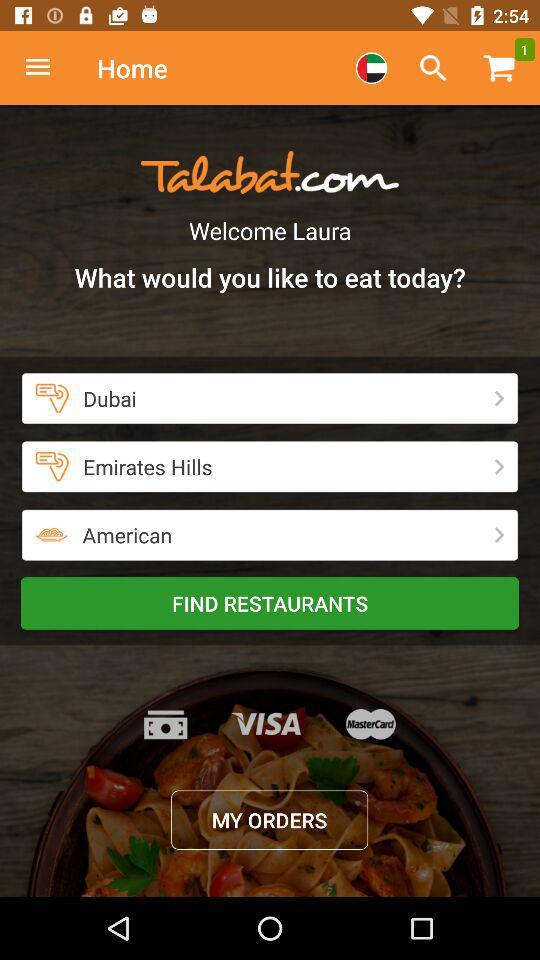 Image resolution: width=540 pixels, height=960 pixels. I want to click on search, so click(432, 68).